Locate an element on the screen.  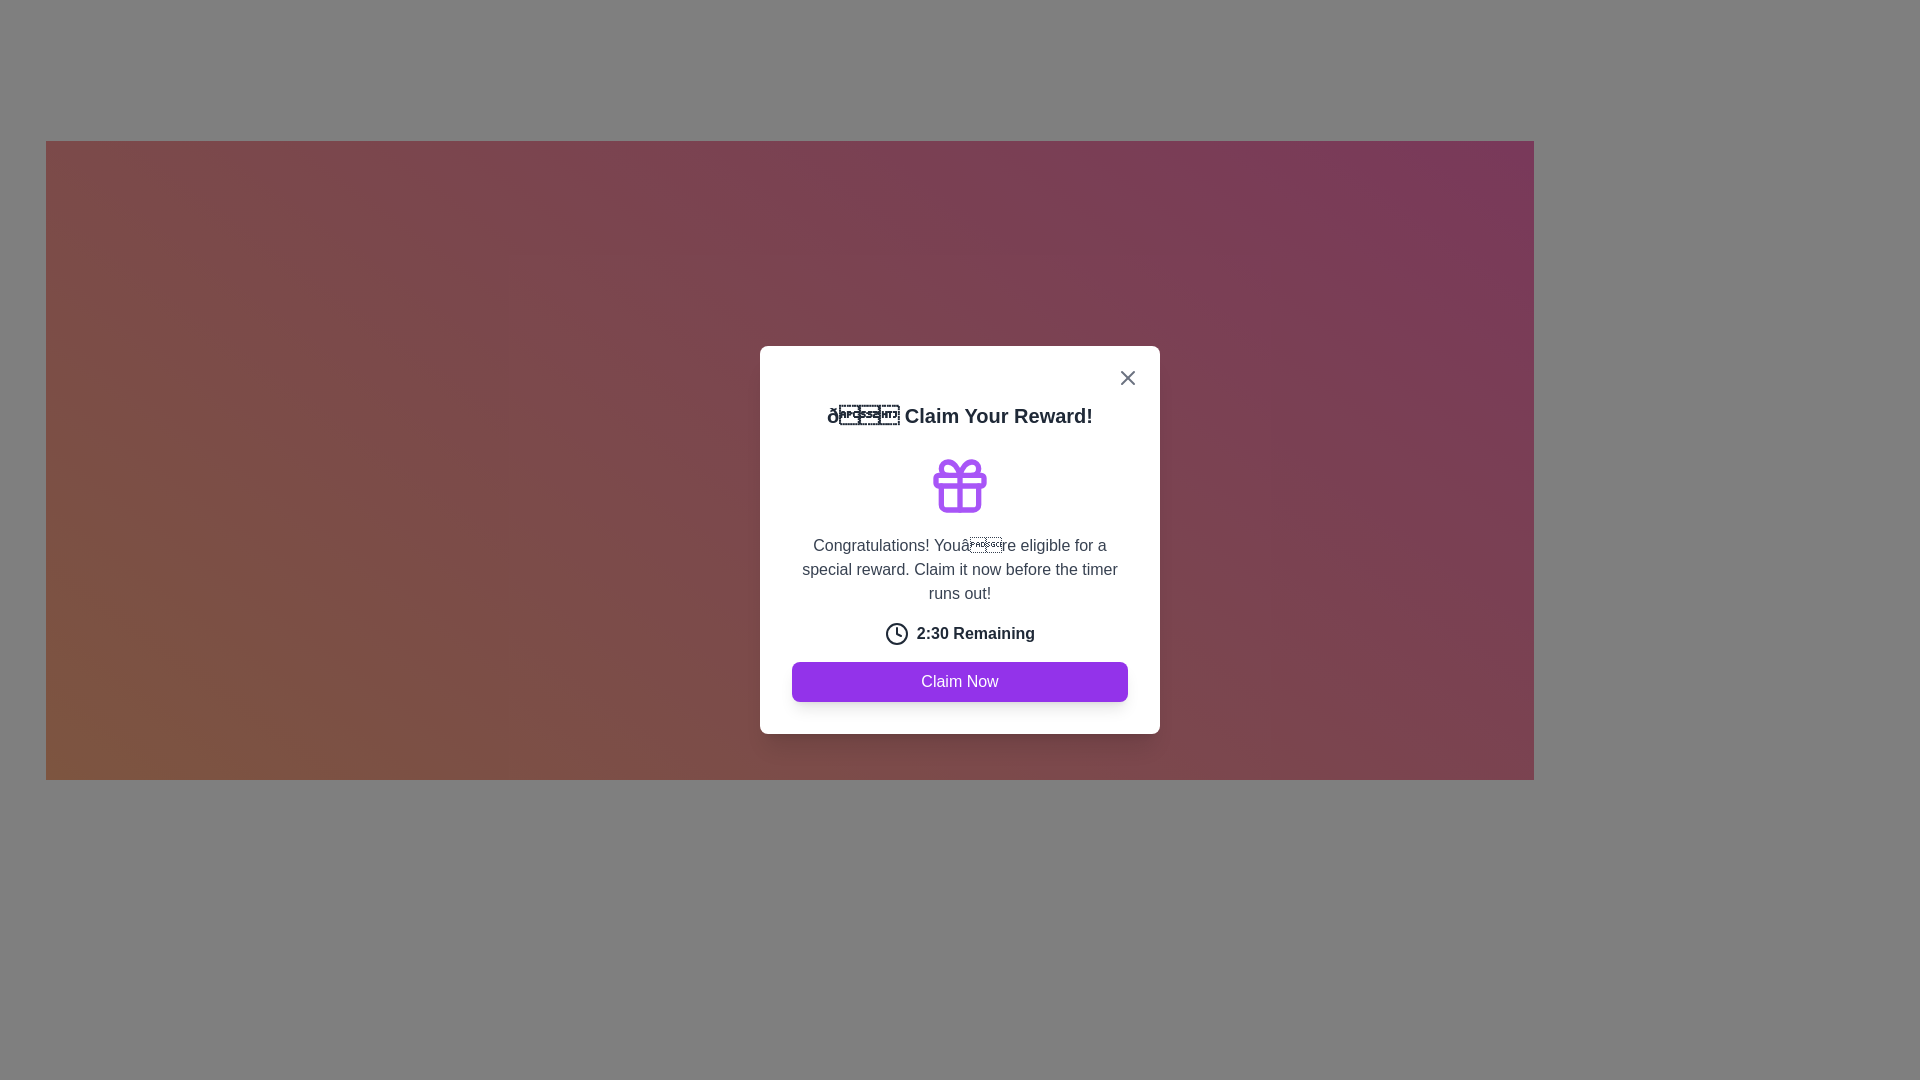
the decorative reward icon located in the upper portion of the modal window, positioned above the text 'Congratulations! You’re eligible for a special reward...' and below the title of the modal is located at coordinates (960, 486).